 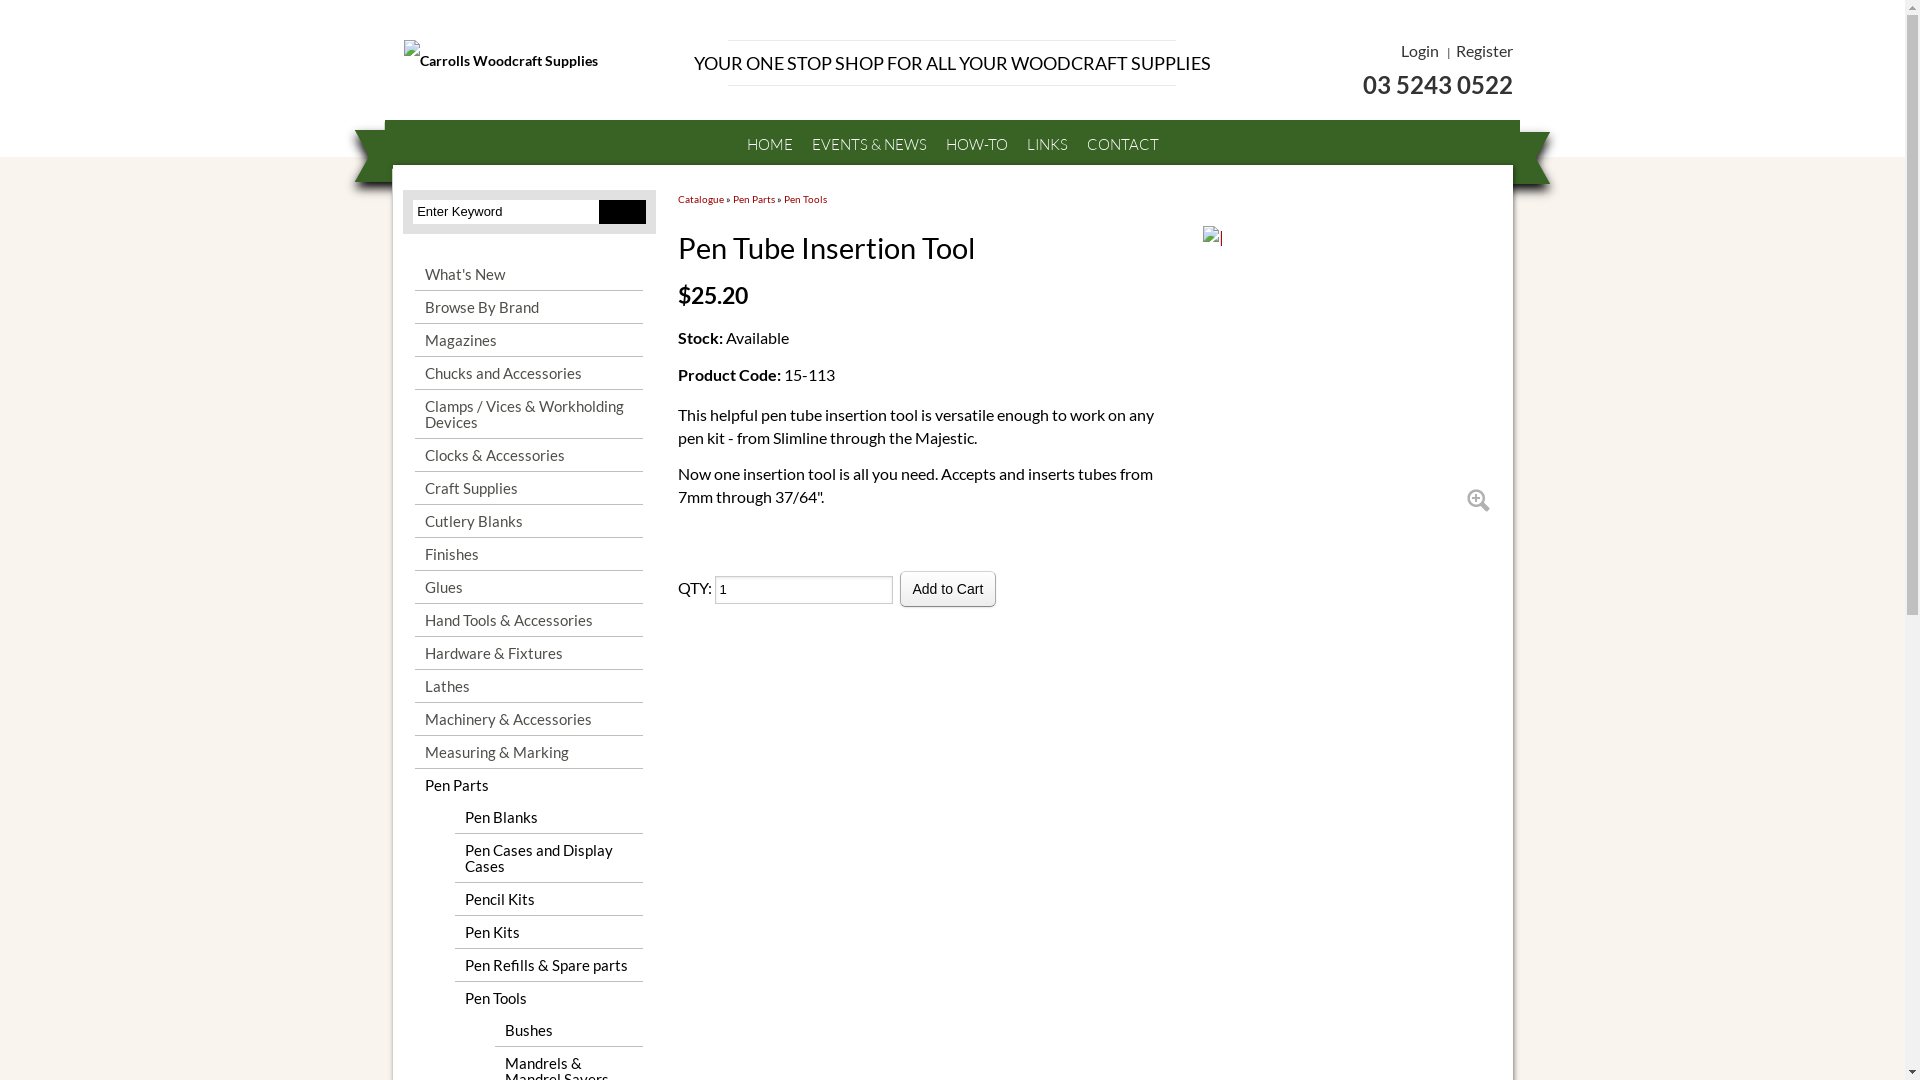 I want to click on 'Lathes', so click(x=413, y=685).